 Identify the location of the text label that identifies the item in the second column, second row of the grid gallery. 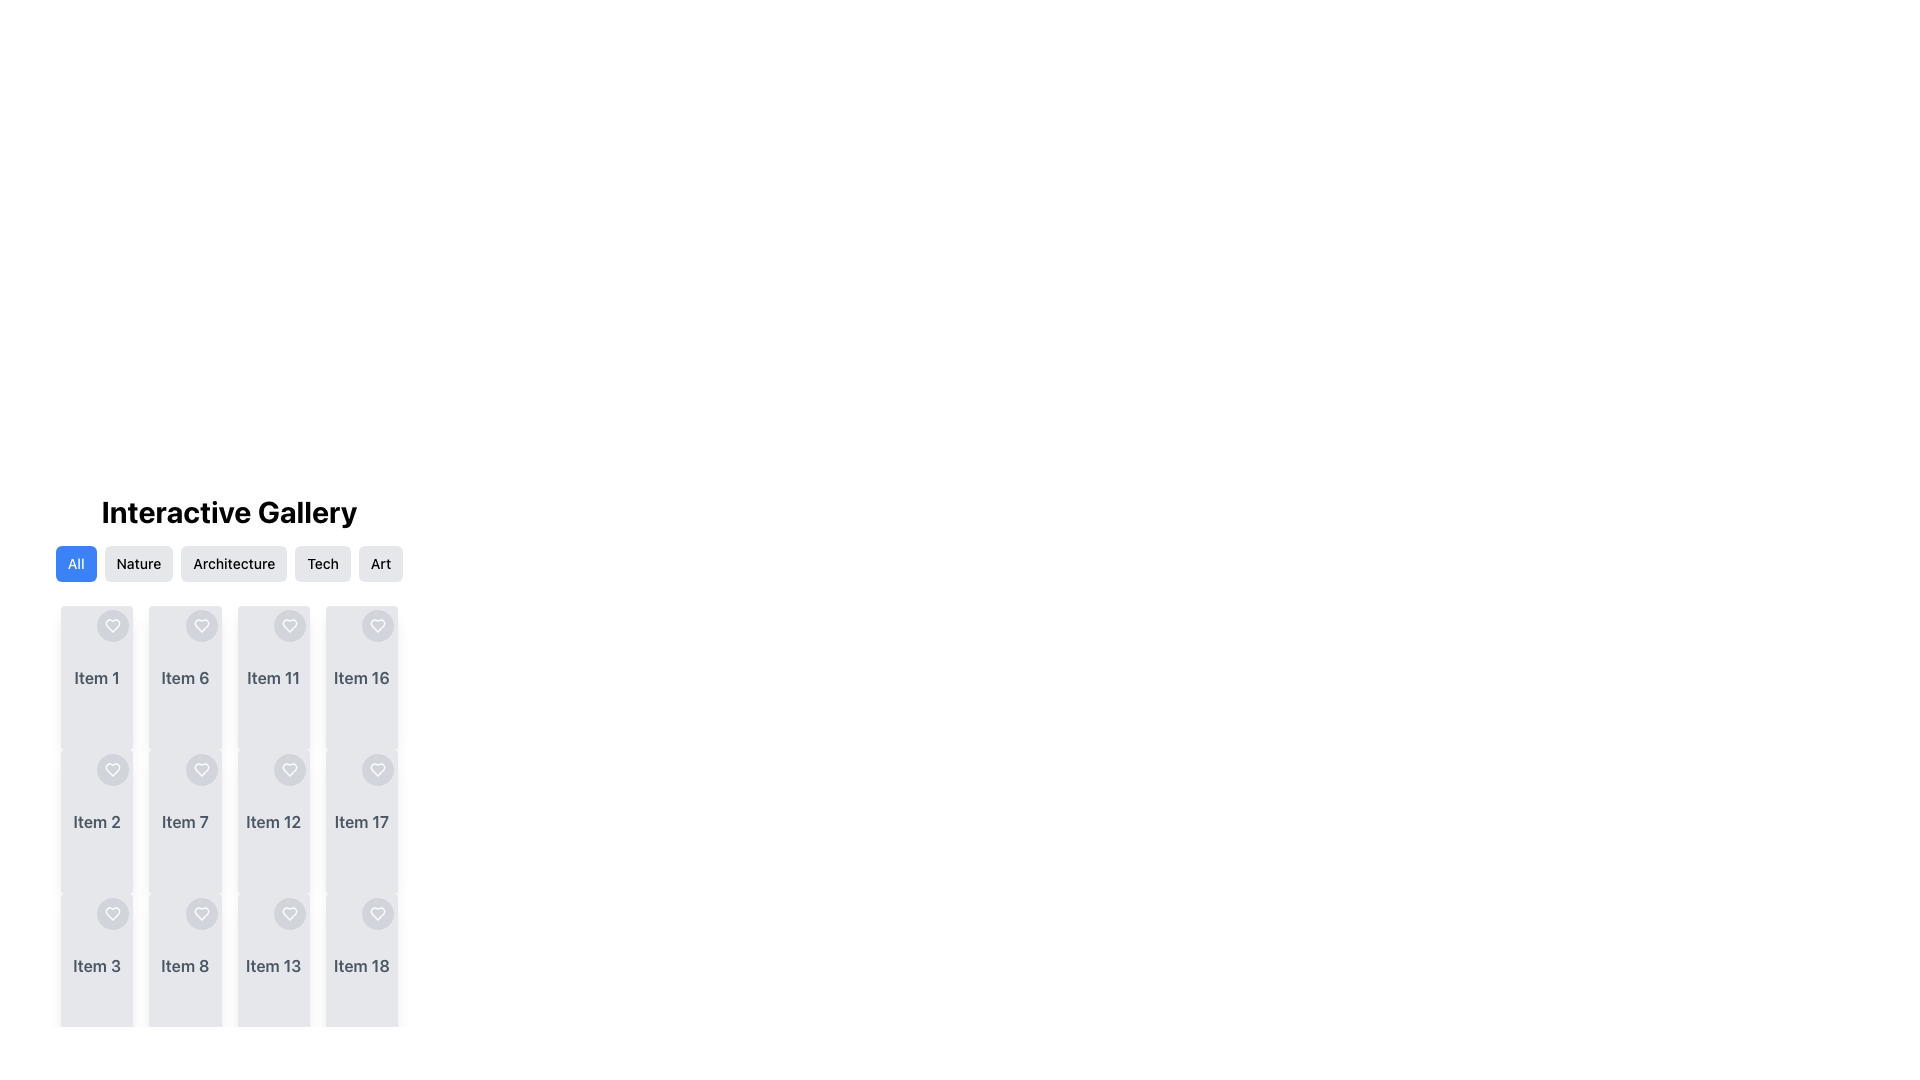
(185, 821).